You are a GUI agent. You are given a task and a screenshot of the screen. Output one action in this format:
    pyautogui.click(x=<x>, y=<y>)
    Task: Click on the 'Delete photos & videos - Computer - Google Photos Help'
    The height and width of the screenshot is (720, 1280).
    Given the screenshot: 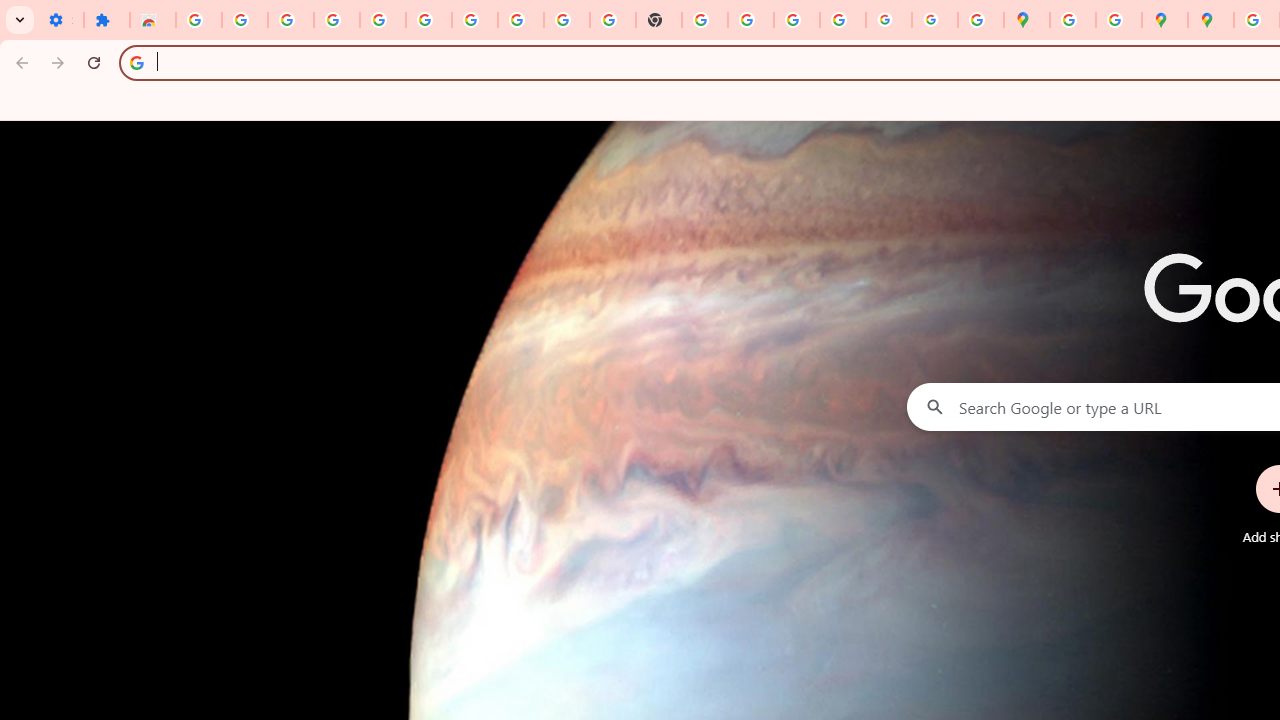 What is the action you would take?
    pyautogui.click(x=289, y=20)
    